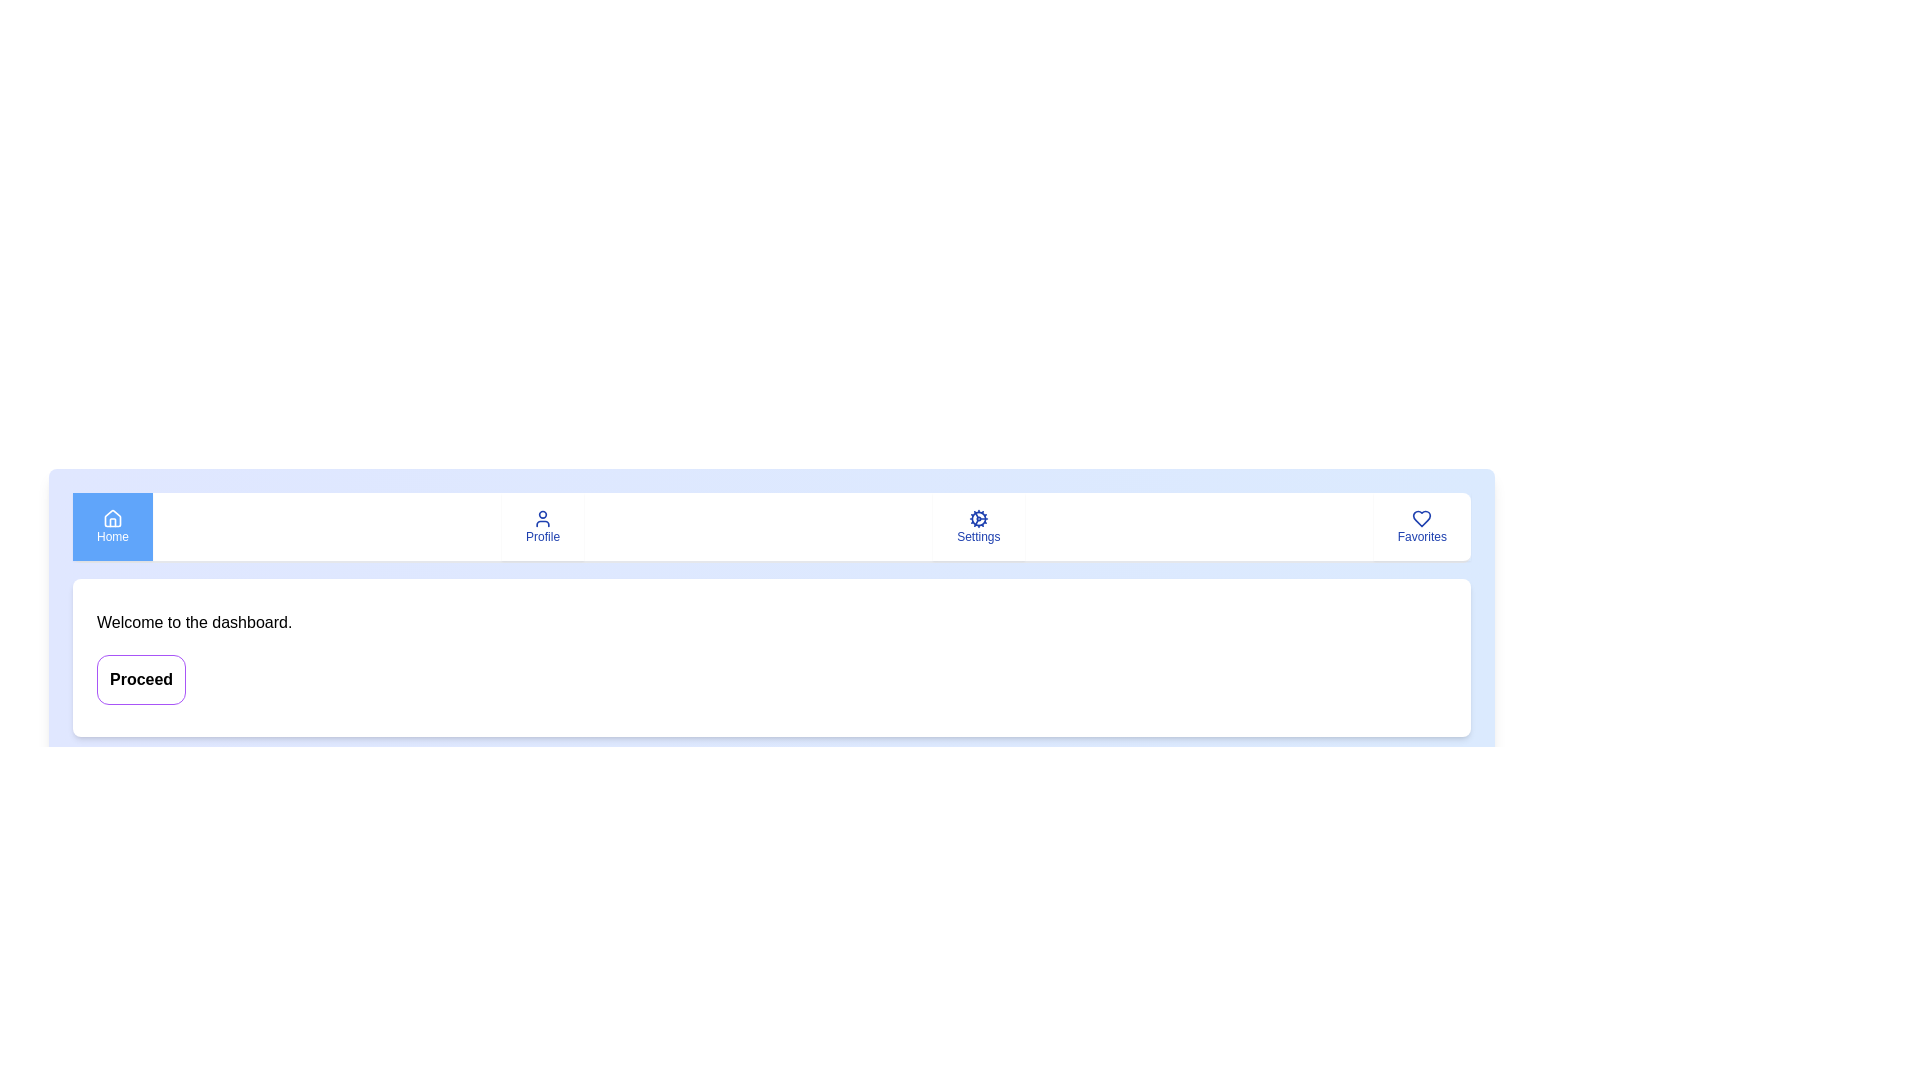 This screenshot has height=1080, width=1920. Describe the element at coordinates (1420, 526) in the screenshot. I see `the Favorites tab` at that location.